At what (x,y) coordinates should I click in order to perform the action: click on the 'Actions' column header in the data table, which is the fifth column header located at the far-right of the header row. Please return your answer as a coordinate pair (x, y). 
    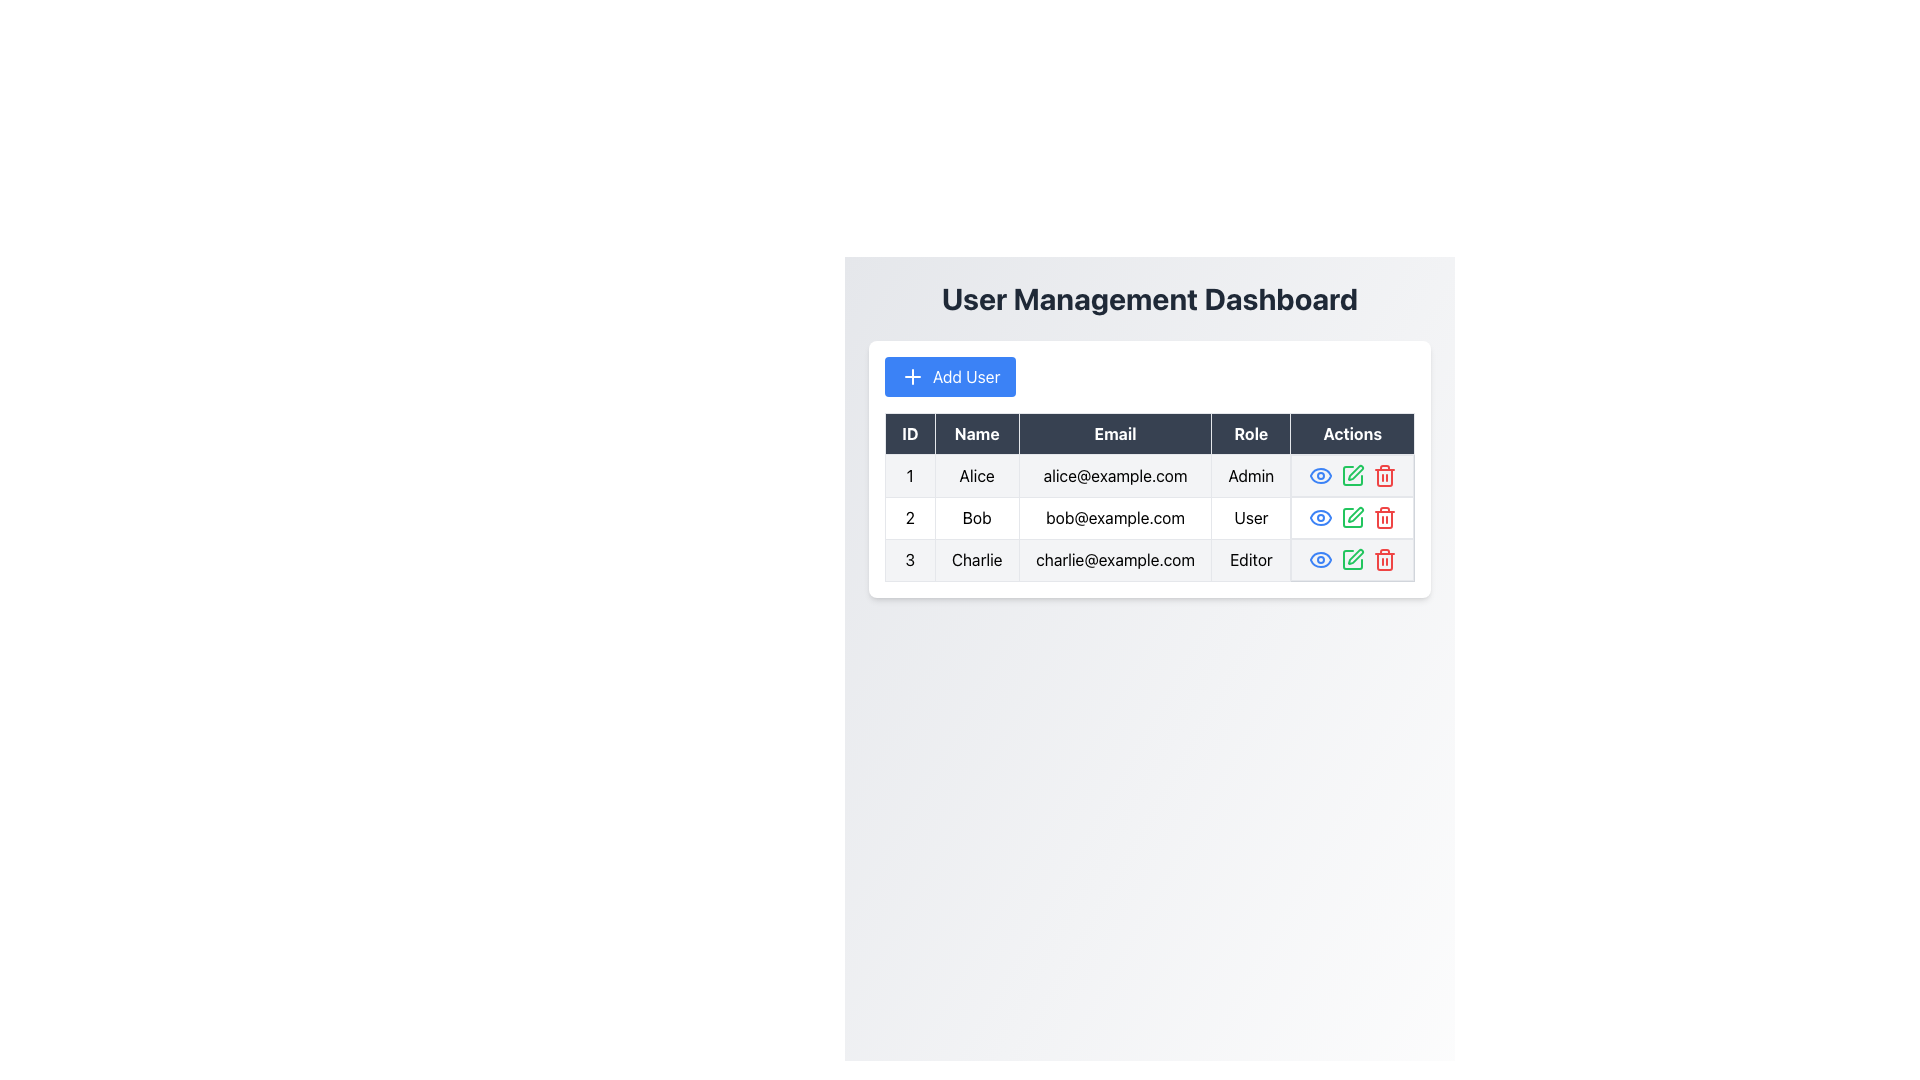
    Looking at the image, I should click on (1352, 433).